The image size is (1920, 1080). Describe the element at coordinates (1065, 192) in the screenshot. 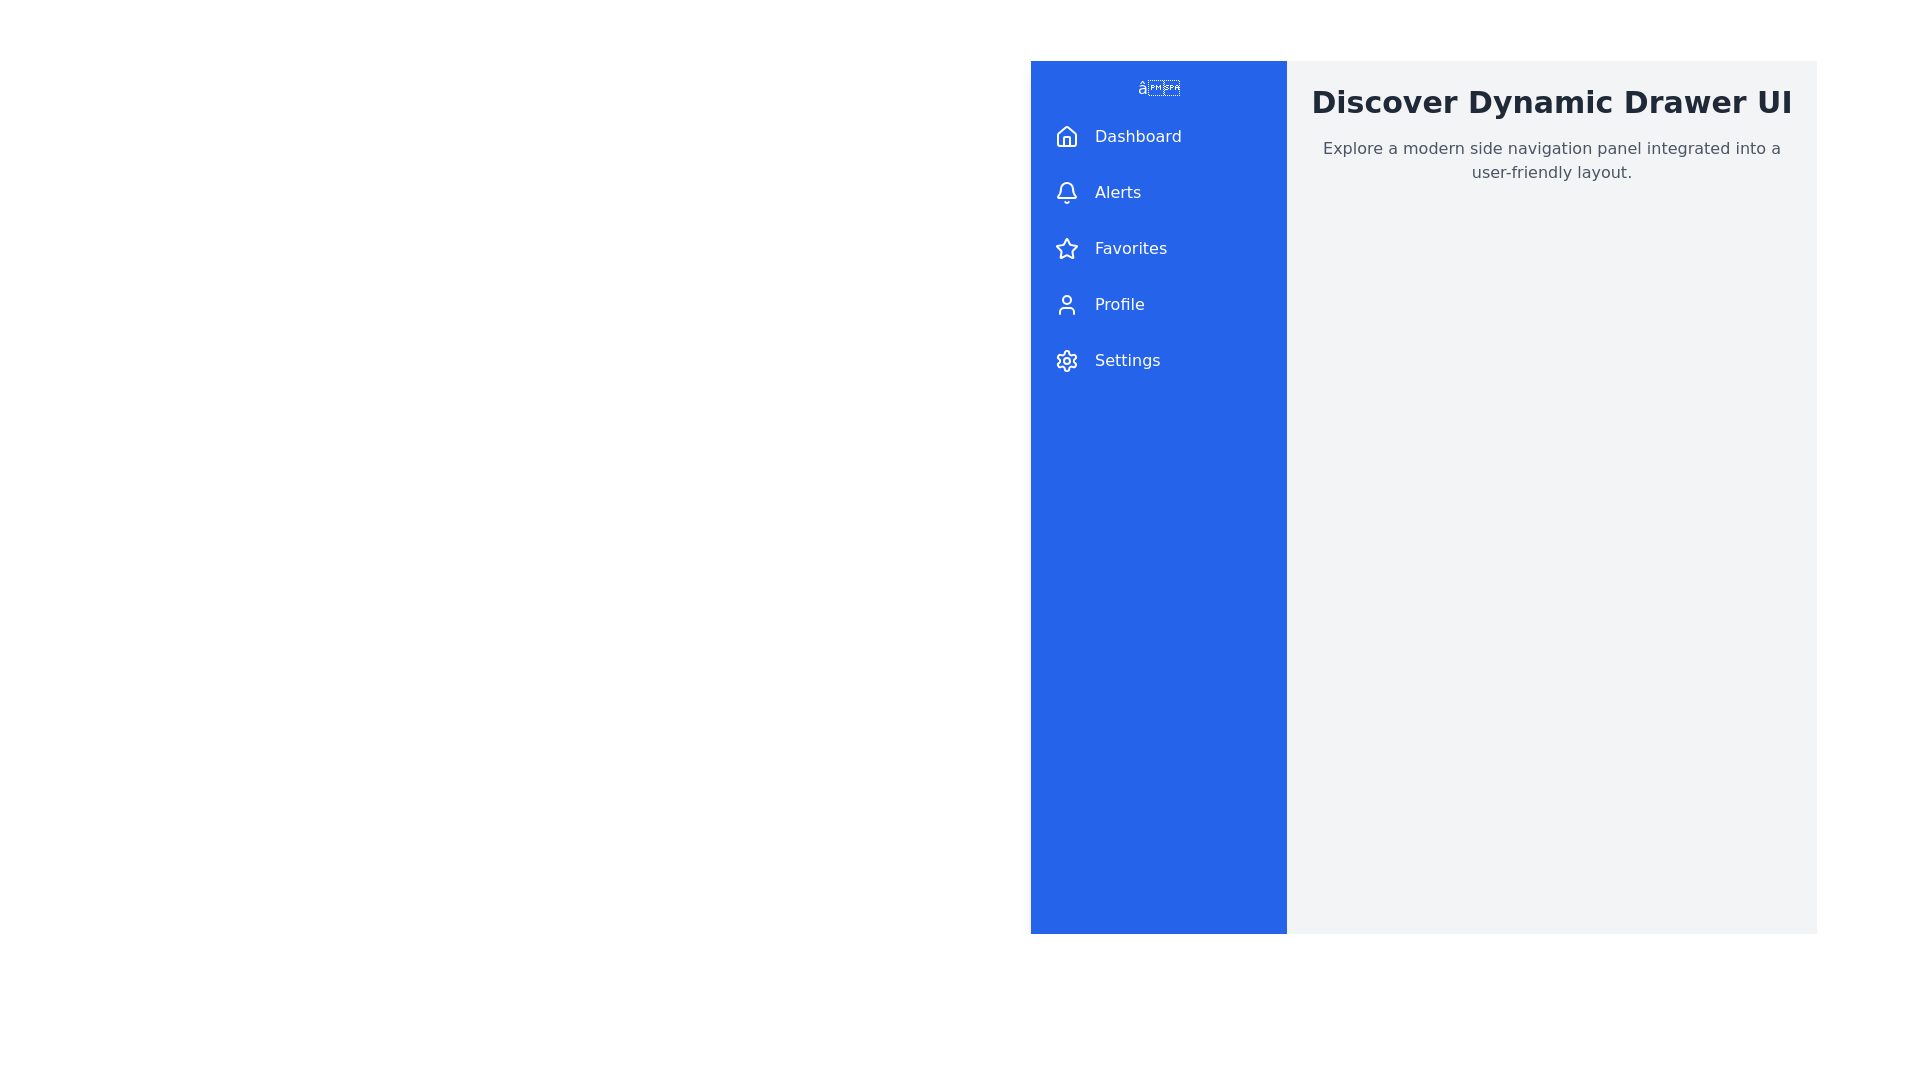

I see `the notification icon in the 'Alerts' section of the vertical navigation menu` at that location.